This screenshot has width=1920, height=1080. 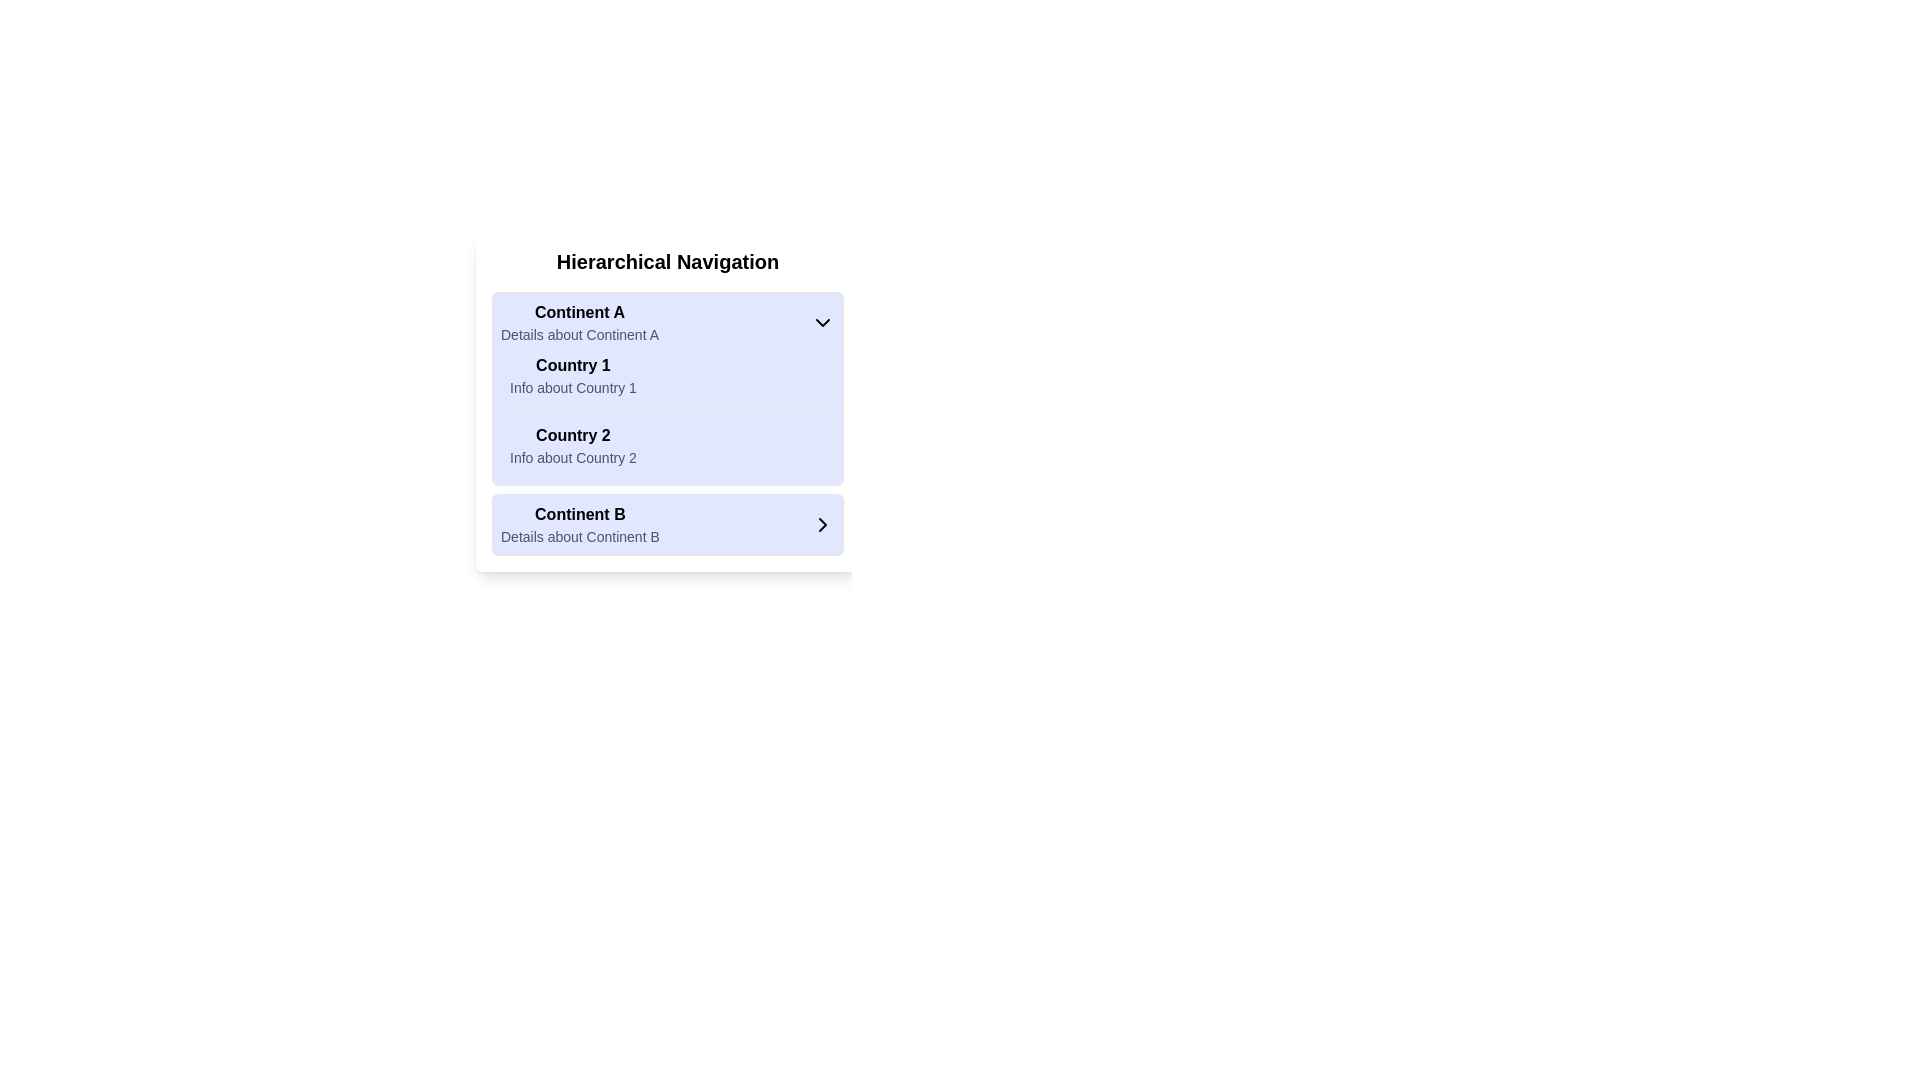 I want to click on text displayed in the second item under the 'Continent A' section of the hierarchical navigation menu, which contains the name of a country and its description, so click(x=572, y=445).